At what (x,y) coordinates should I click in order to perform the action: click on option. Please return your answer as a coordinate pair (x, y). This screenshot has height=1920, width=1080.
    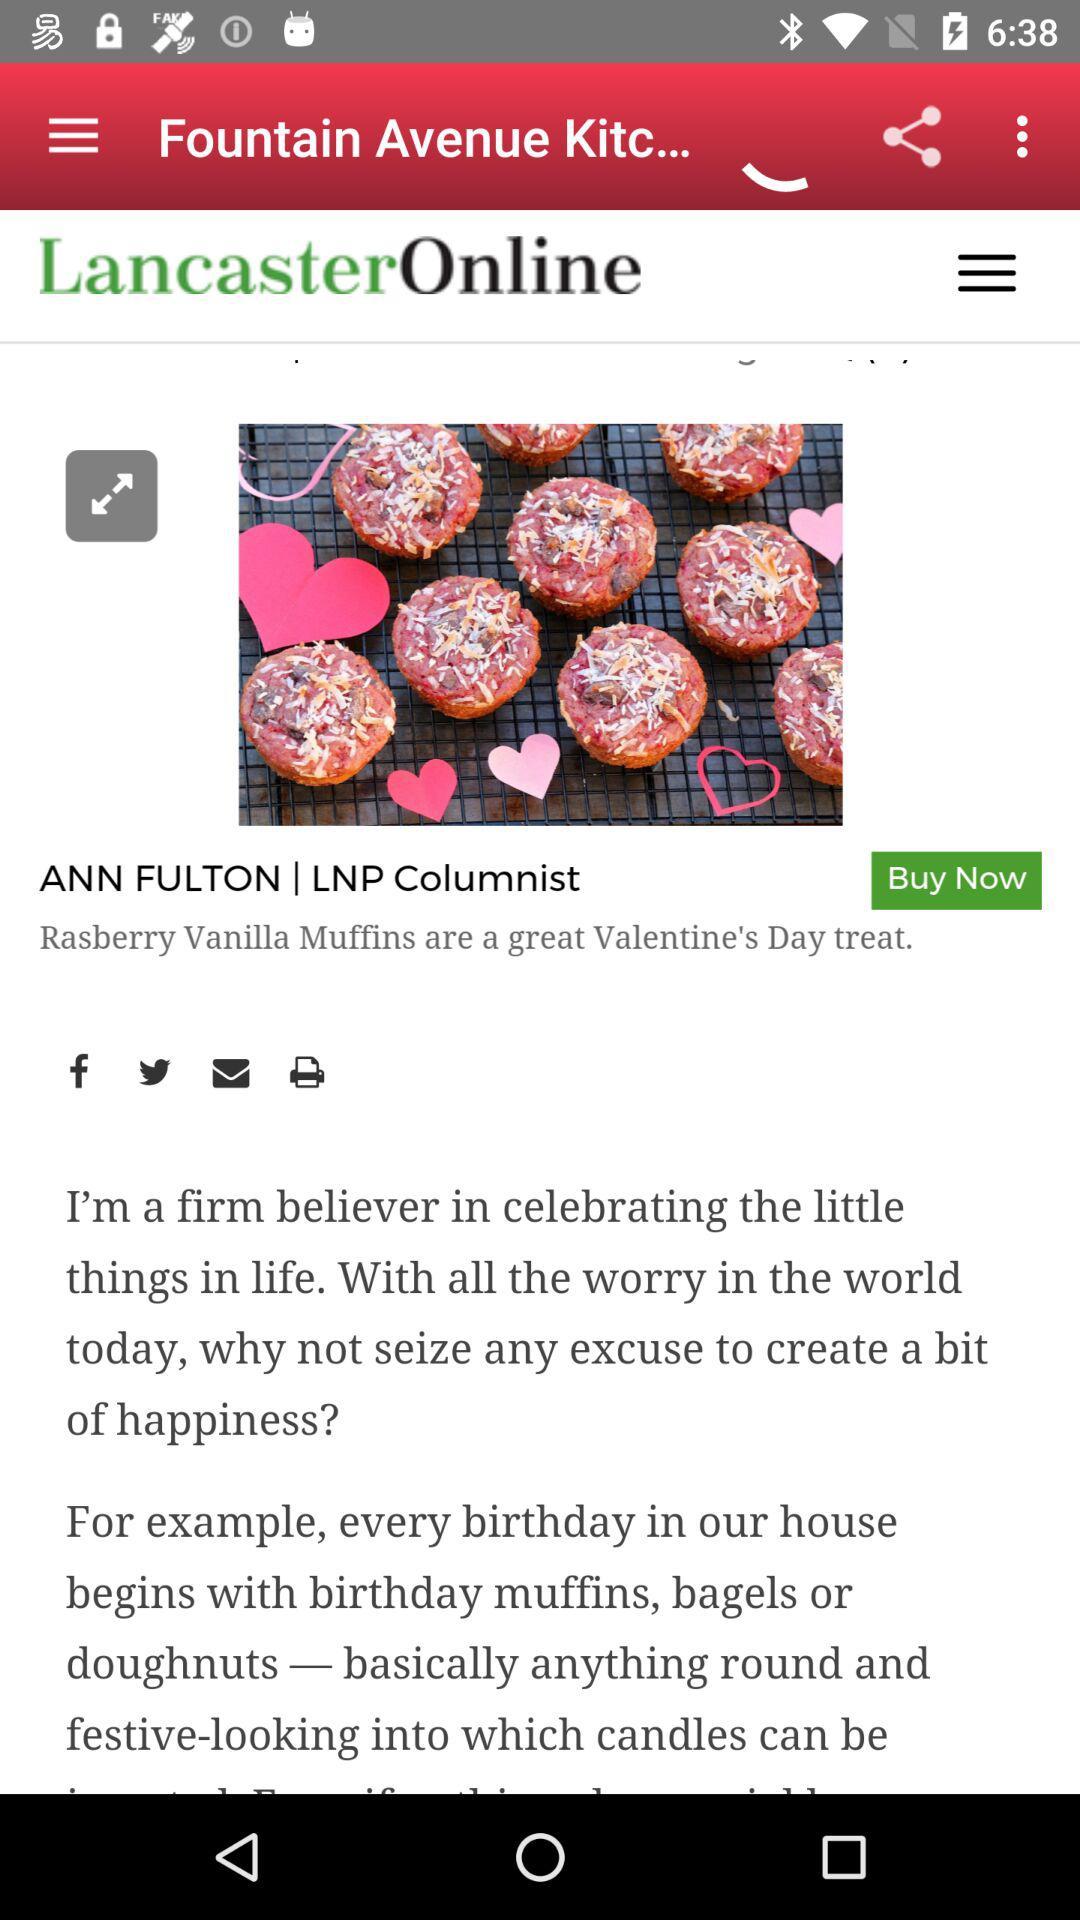
    Looking at the image, I should click on (540, 1002).